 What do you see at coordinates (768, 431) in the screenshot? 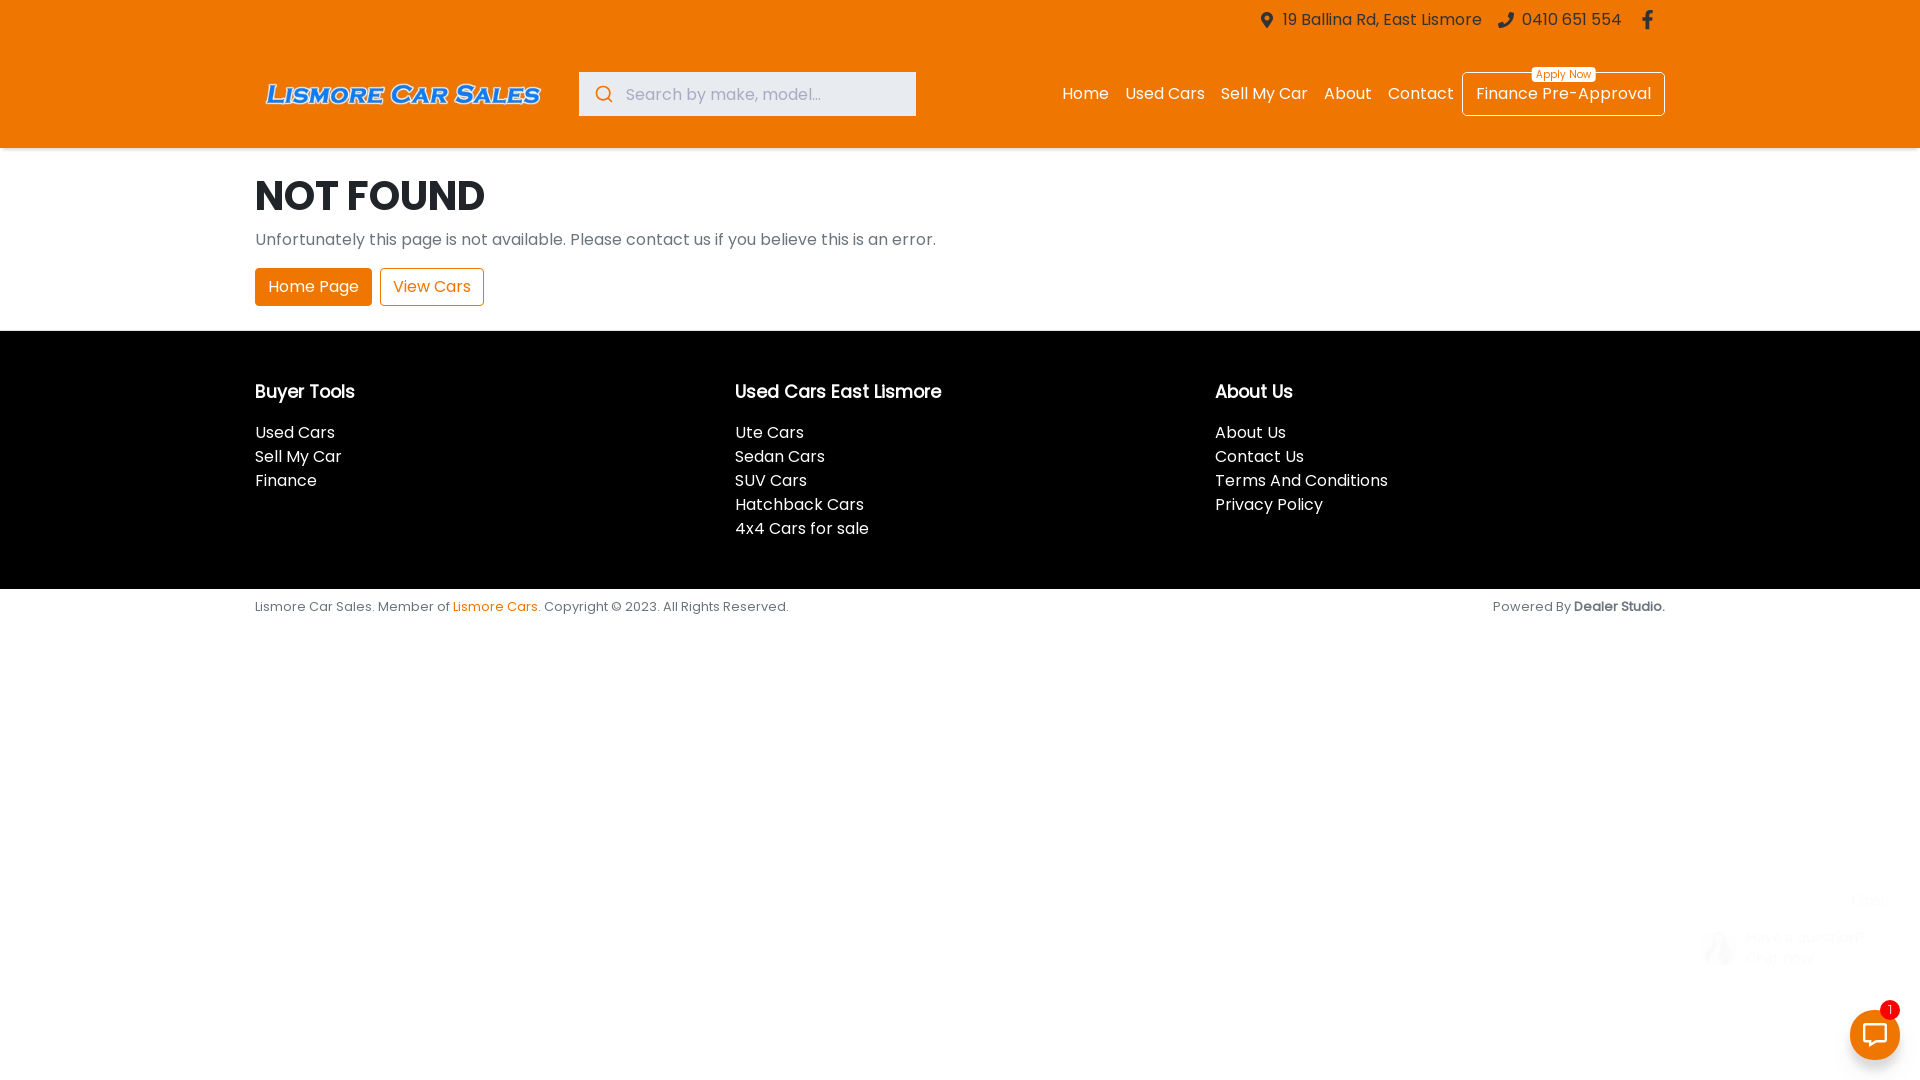
I see `'Ute Cars'` at bounding box center [768, 431].